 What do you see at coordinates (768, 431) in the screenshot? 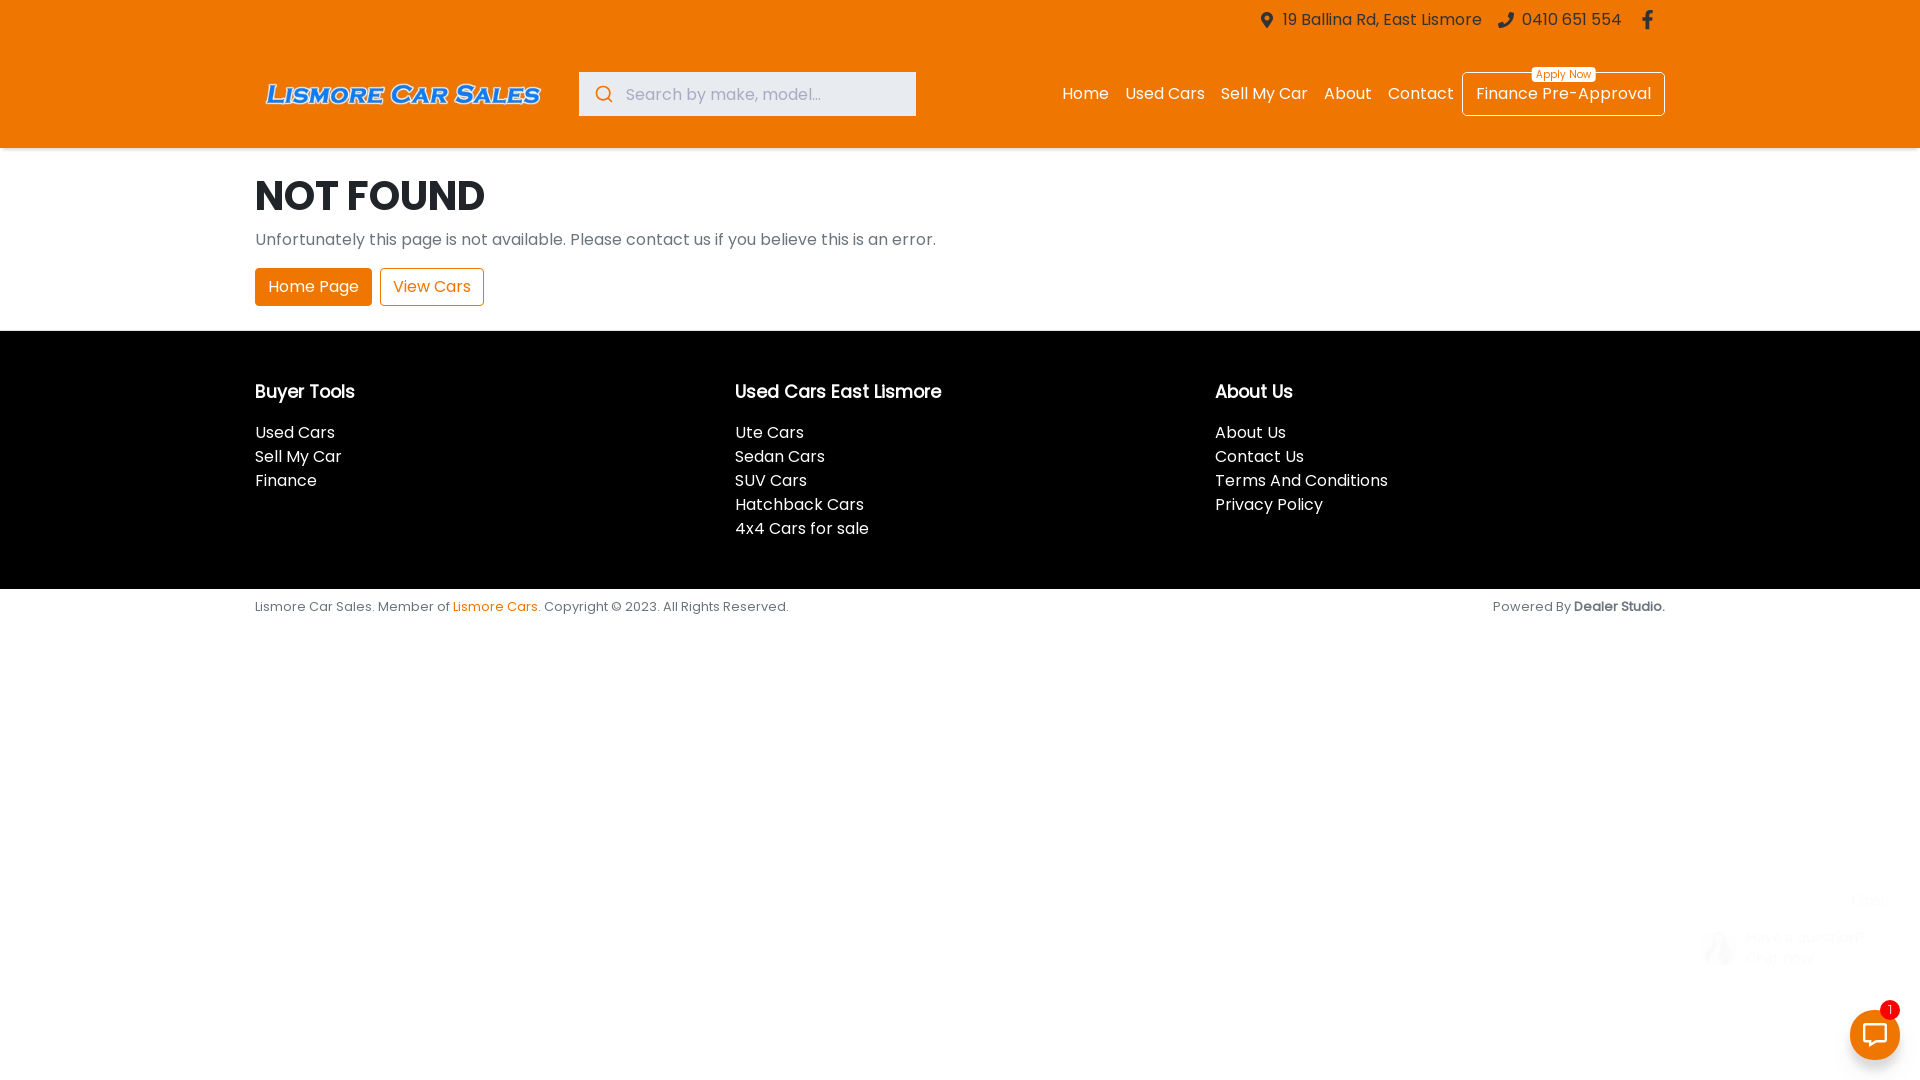
I see `'Ute Cars'` at bounding box center [768, 431].